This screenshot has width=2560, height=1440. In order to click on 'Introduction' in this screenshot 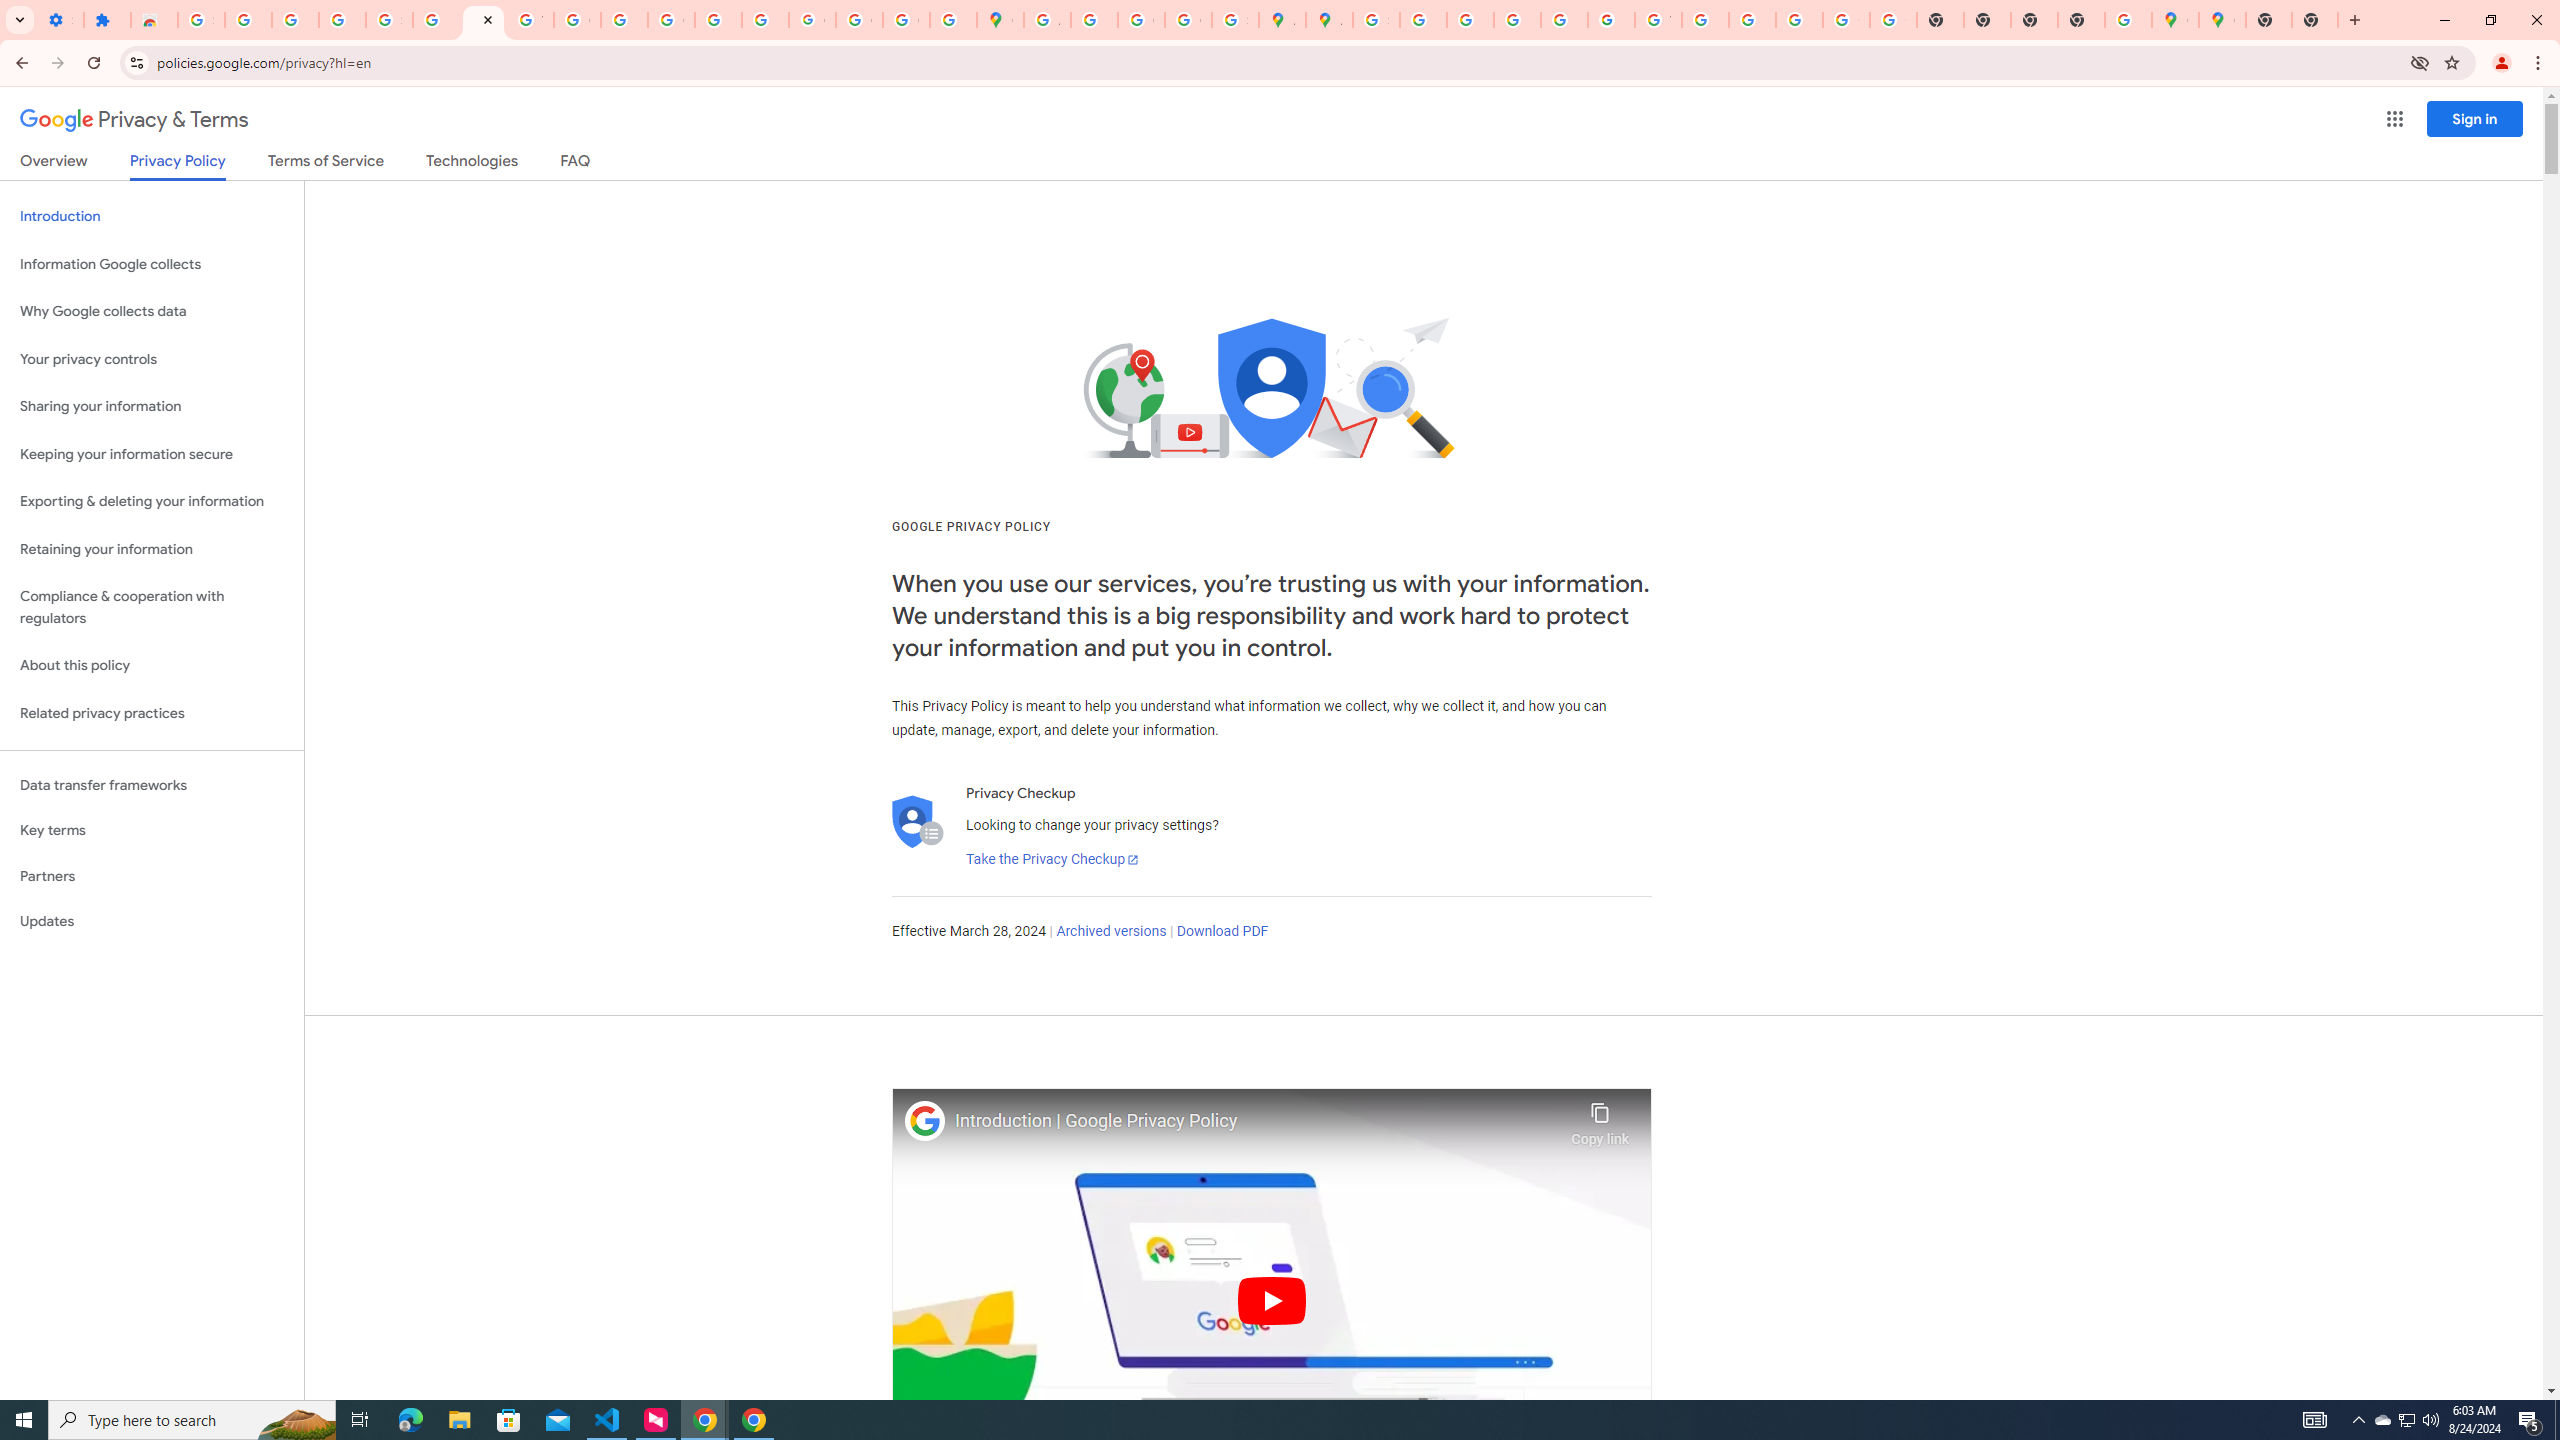, I will do `click(151, 215)`.